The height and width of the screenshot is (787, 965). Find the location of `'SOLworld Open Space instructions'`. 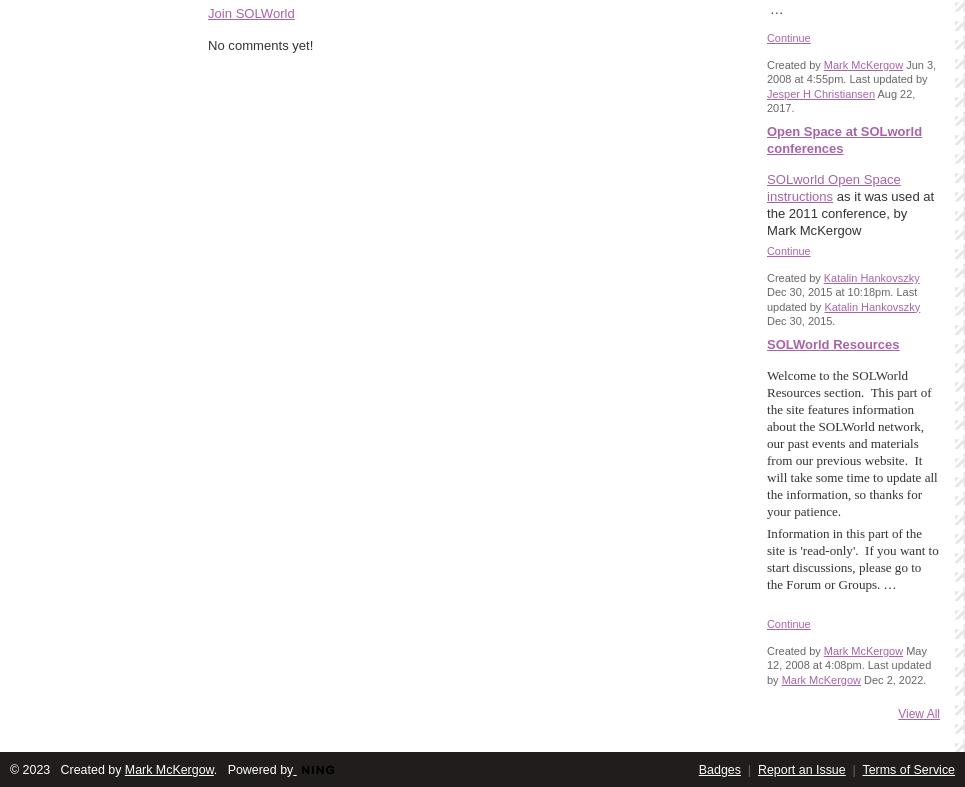

'SOLworld Open Space instructions' is located at coordinates (832, 186).